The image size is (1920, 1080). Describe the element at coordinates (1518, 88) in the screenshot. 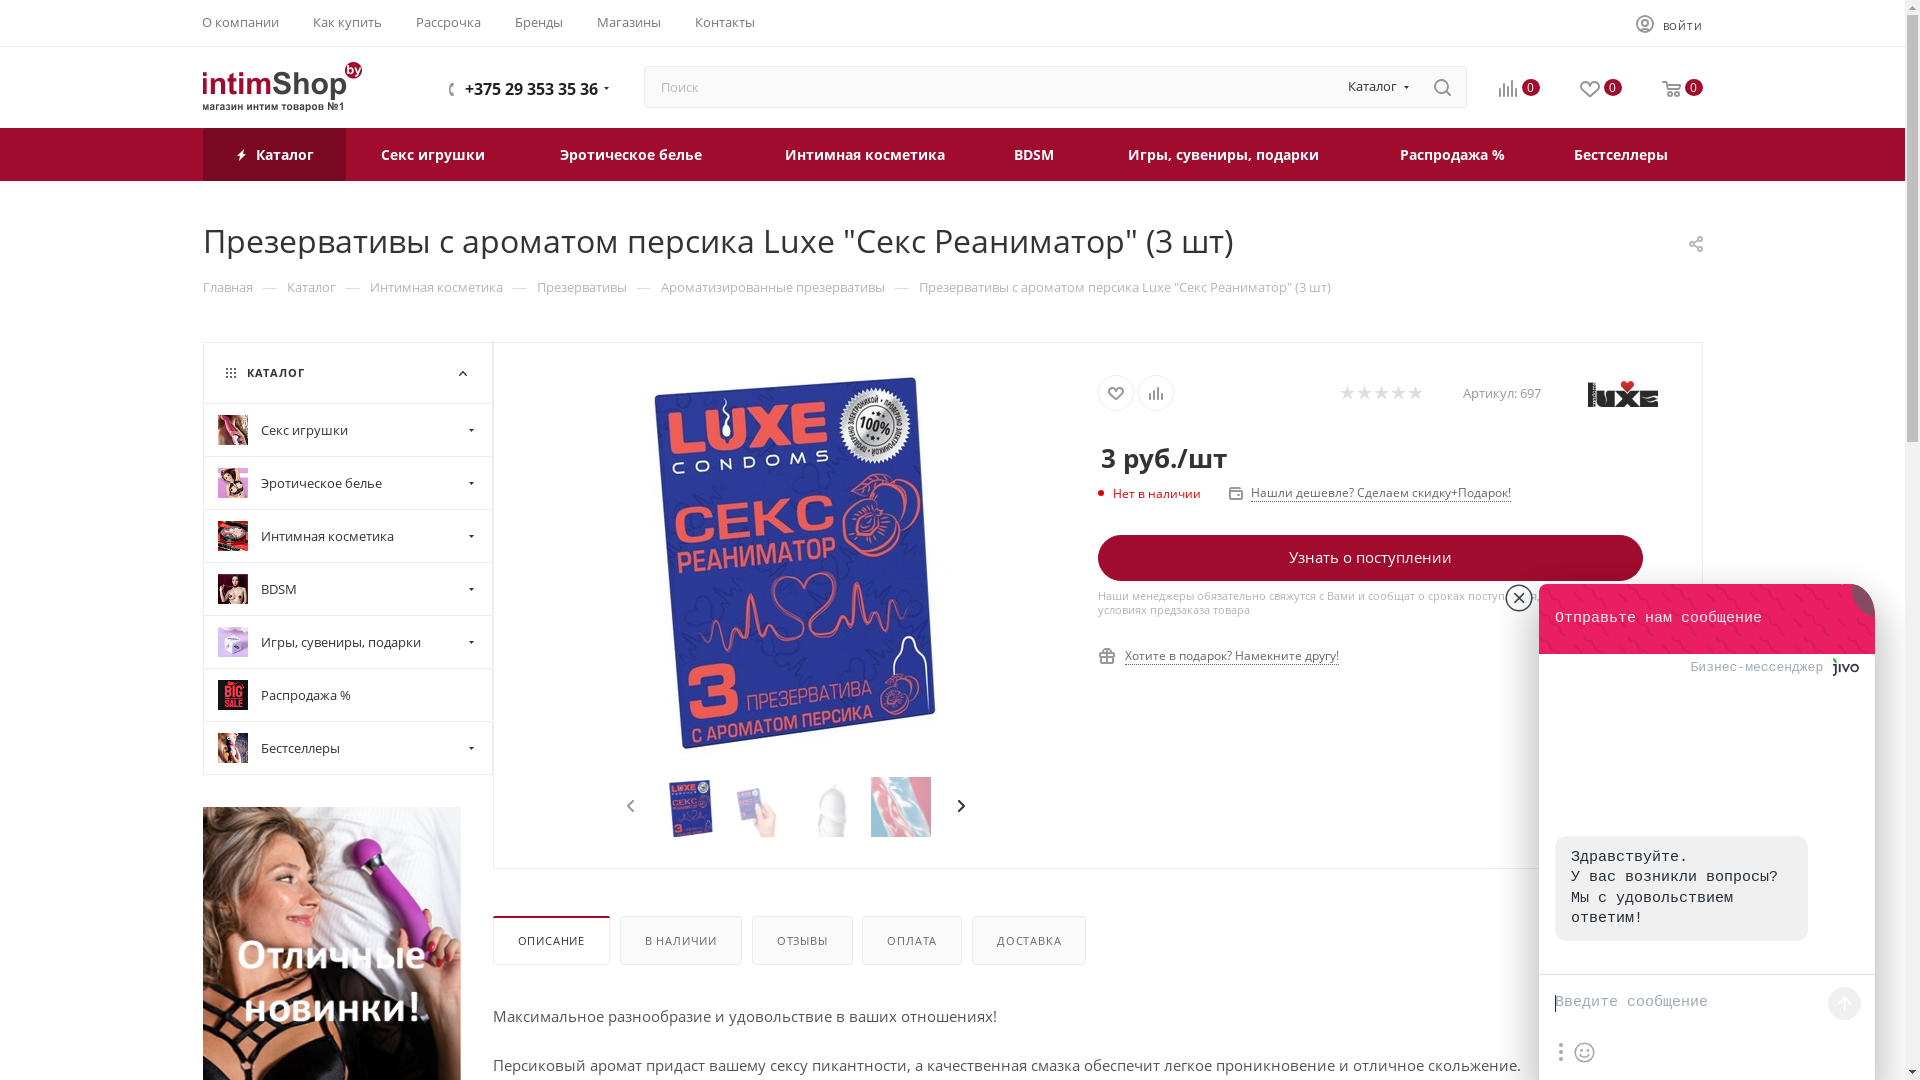

I see `'0'` at that location.